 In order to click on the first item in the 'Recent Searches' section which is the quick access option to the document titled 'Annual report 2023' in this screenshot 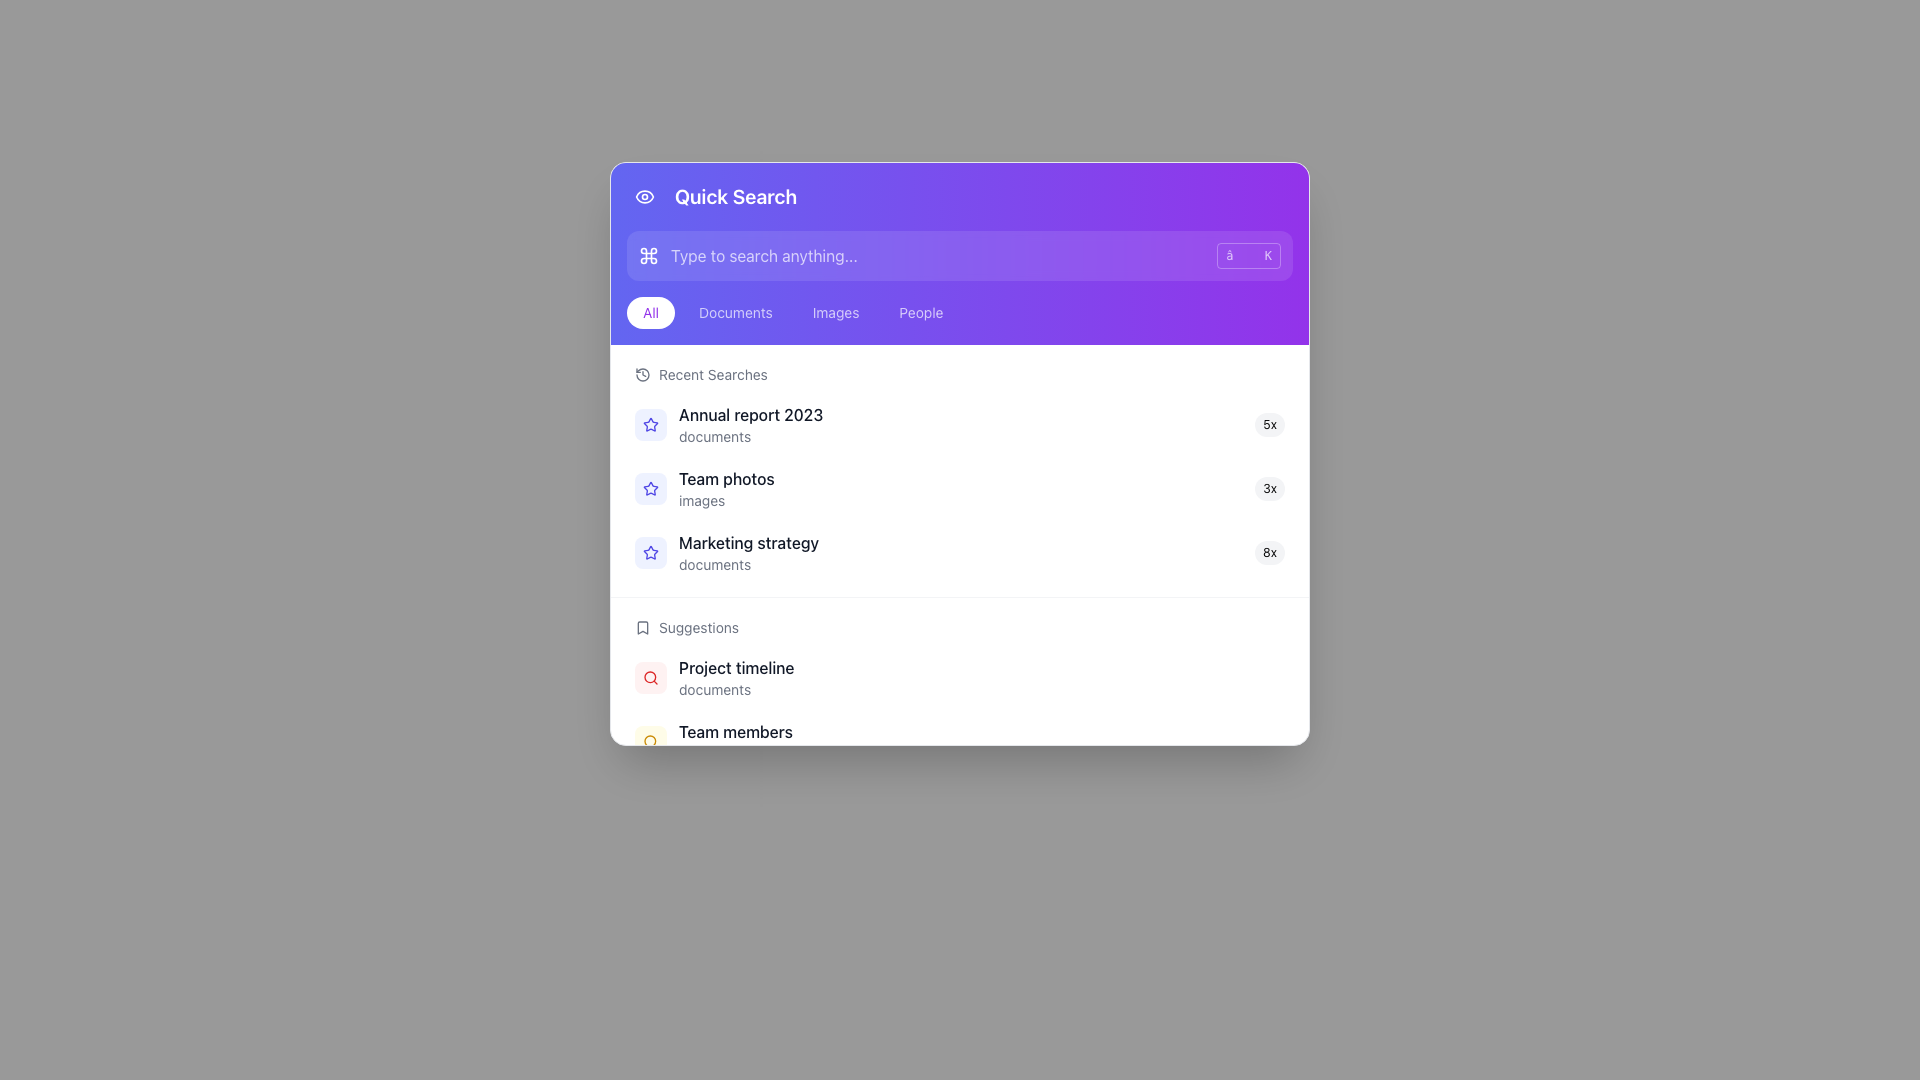, I will do `click(960, 423)`.